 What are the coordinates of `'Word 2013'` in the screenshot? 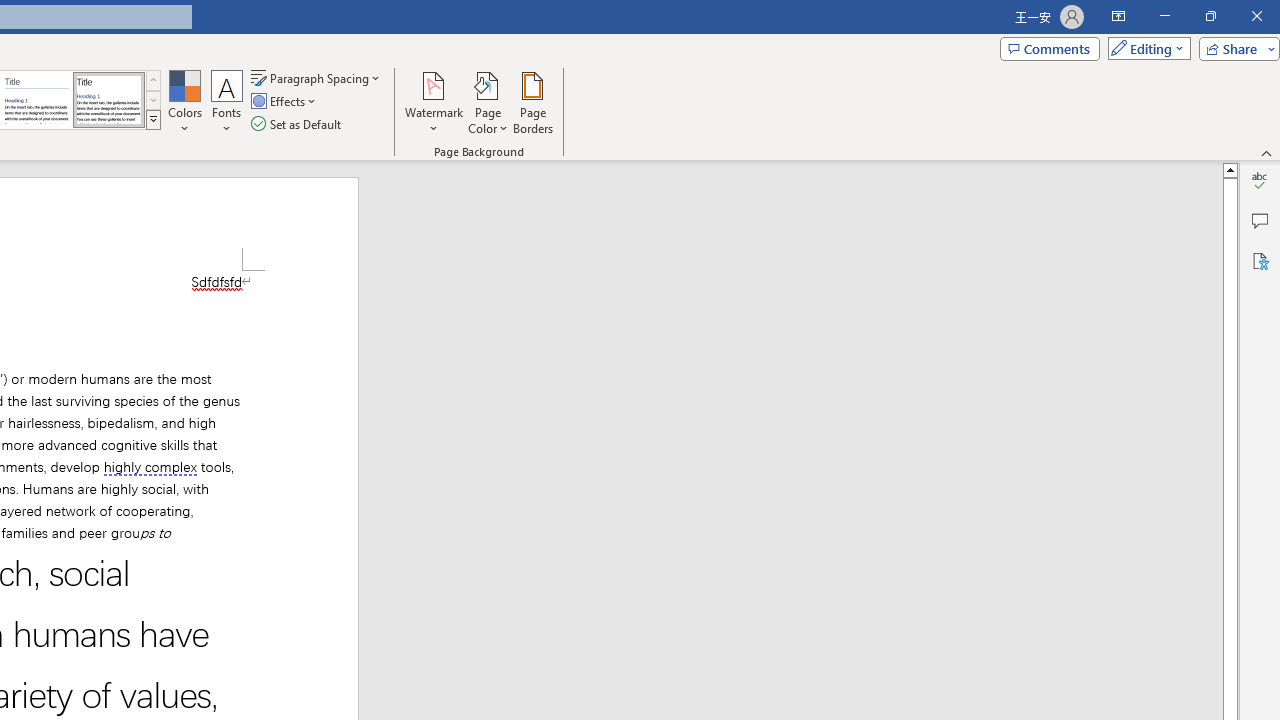 It's located at (107, 100).